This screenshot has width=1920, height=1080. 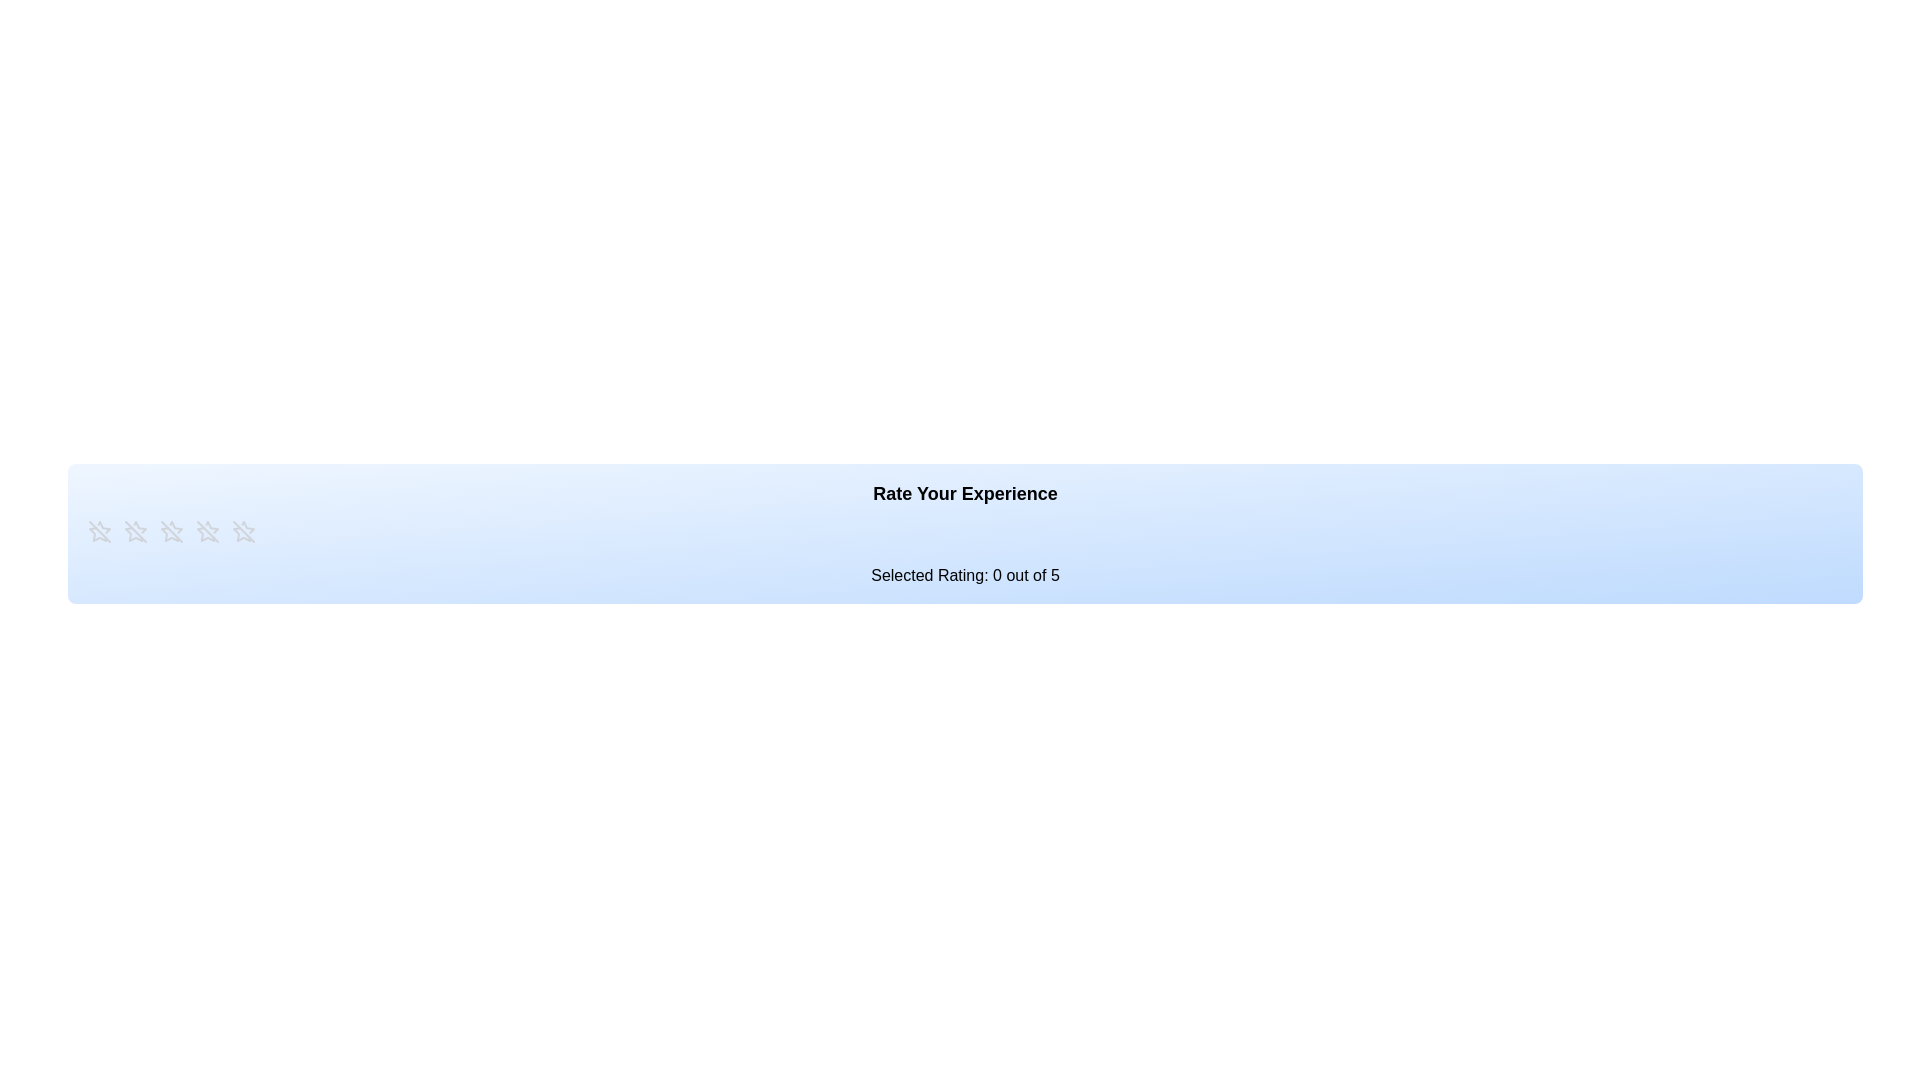 I want to click on the star corresponding to 1 stars to preview the rating, so click(x=99, y=531).